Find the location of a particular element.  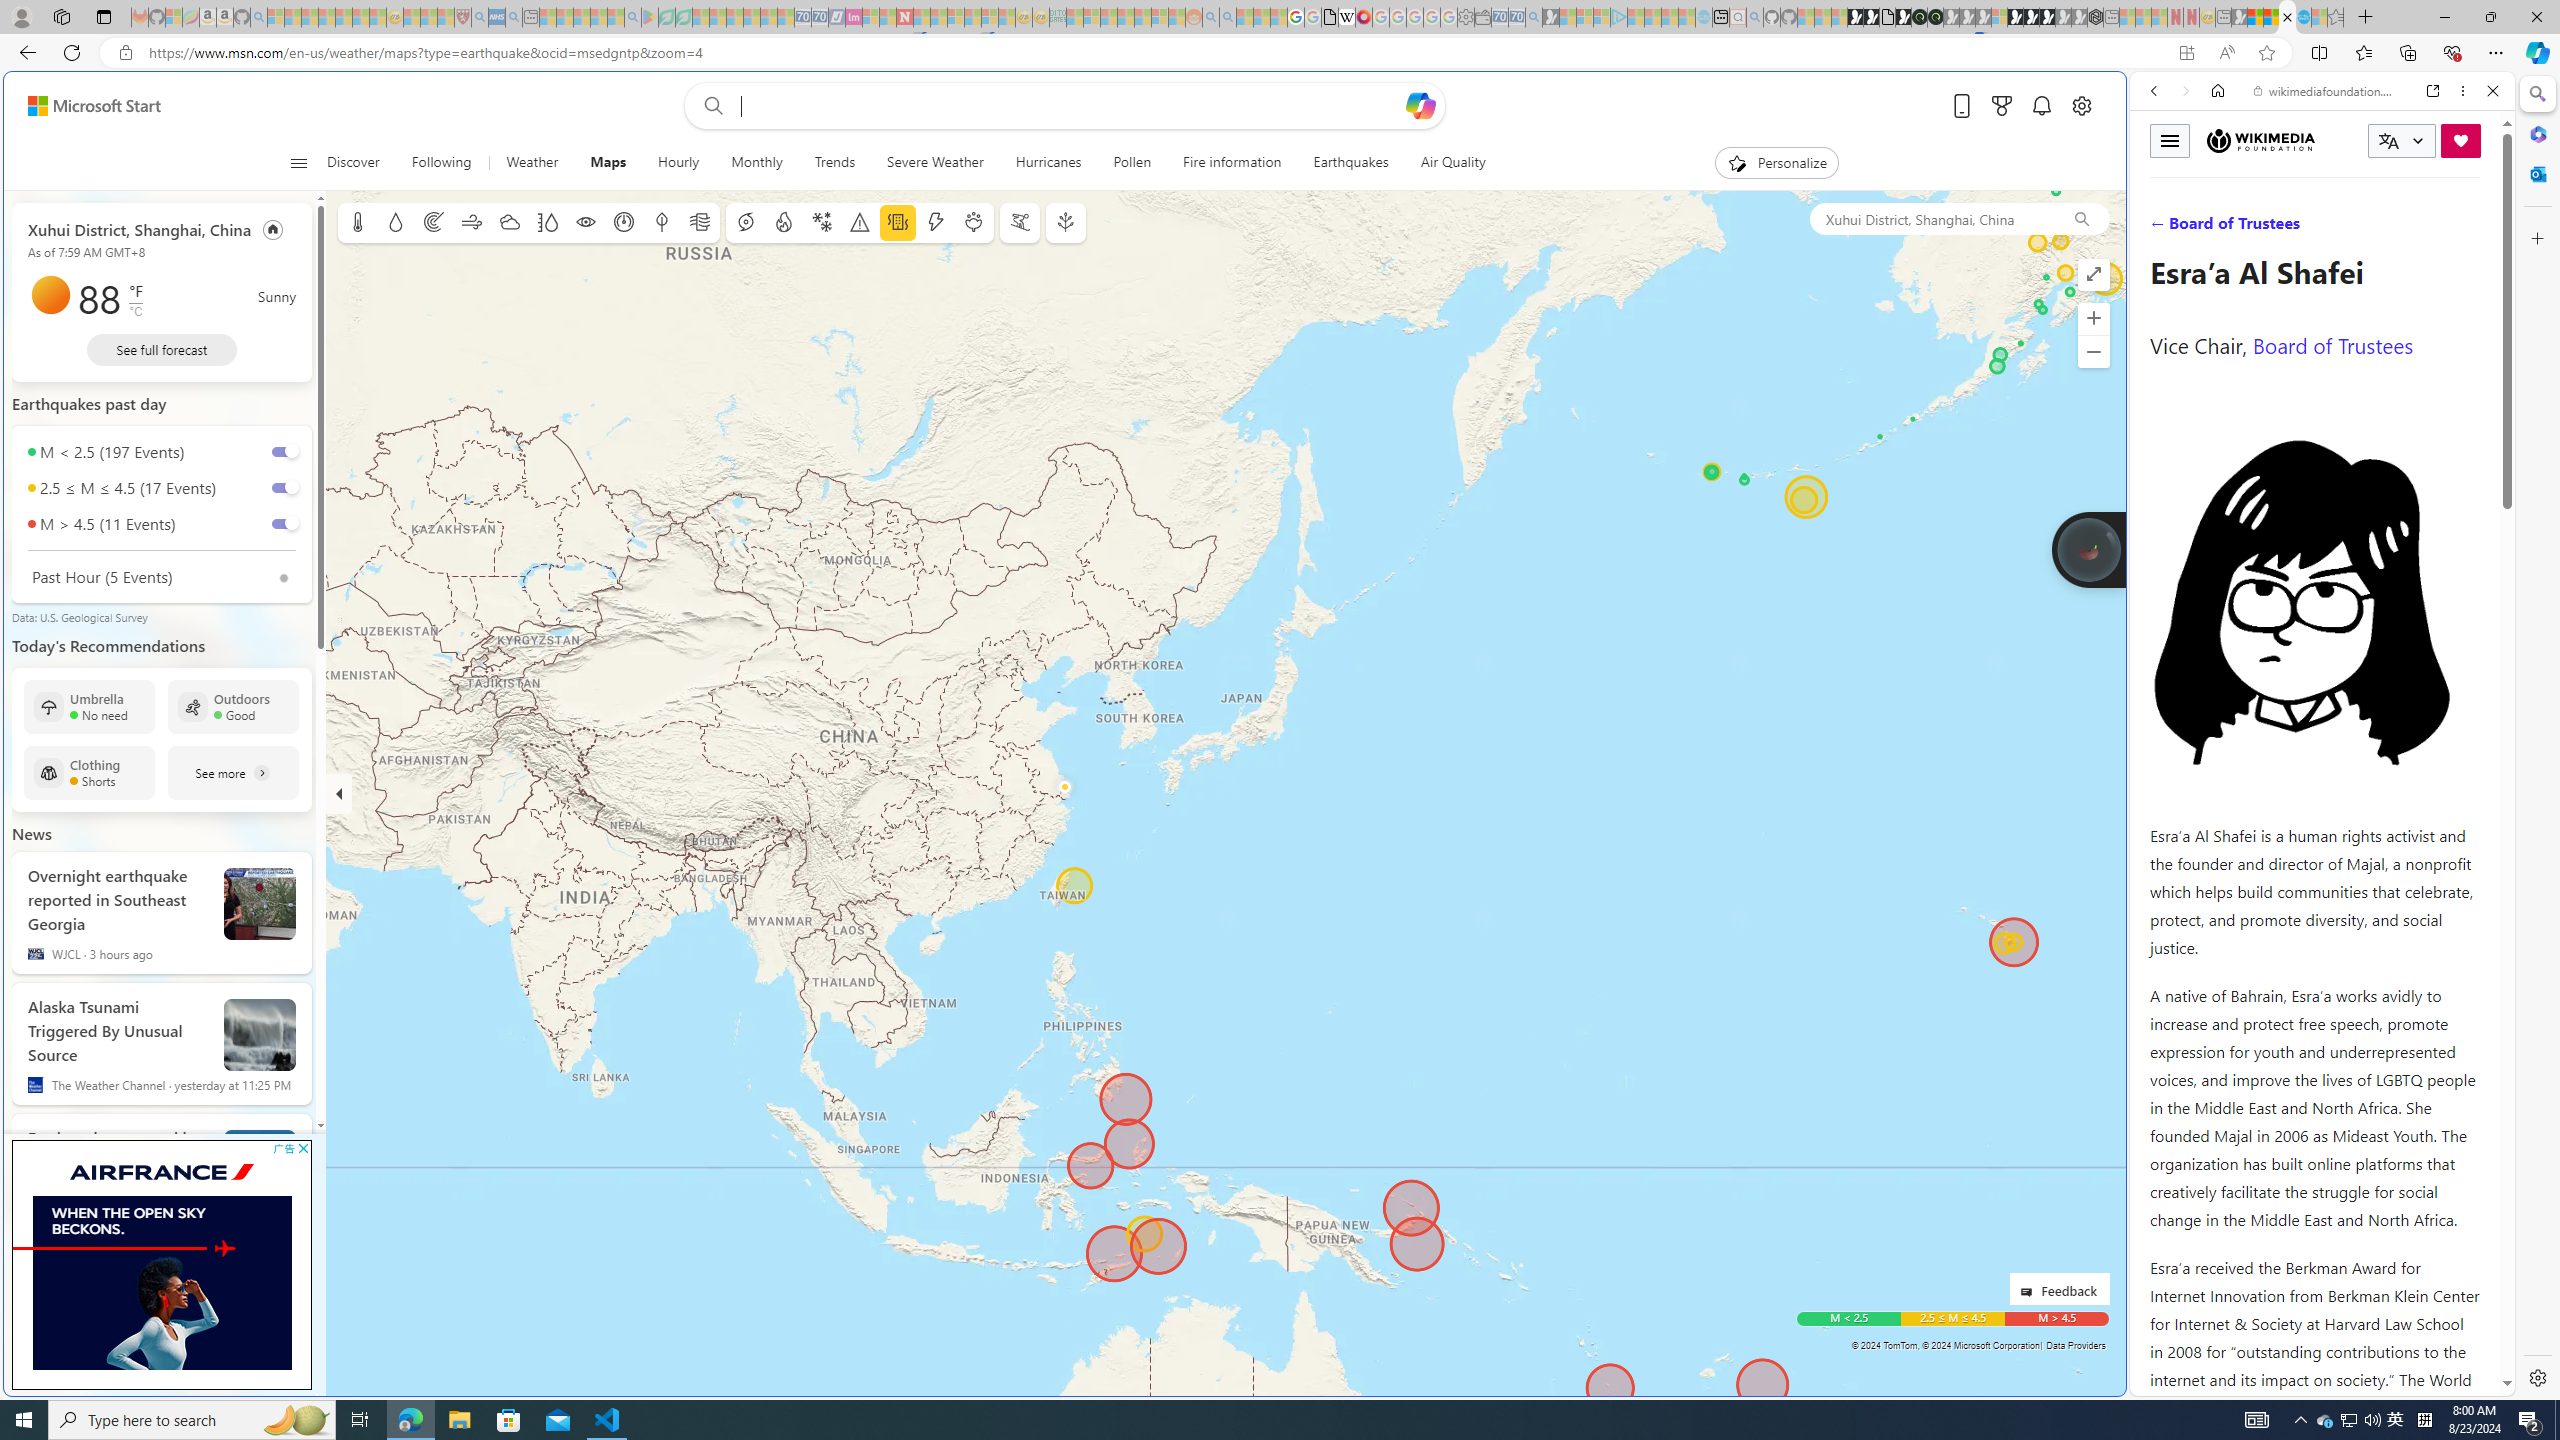

'Alaska Tsunami Triggered By Unusual Source' is located at coordinates (118, 1026).